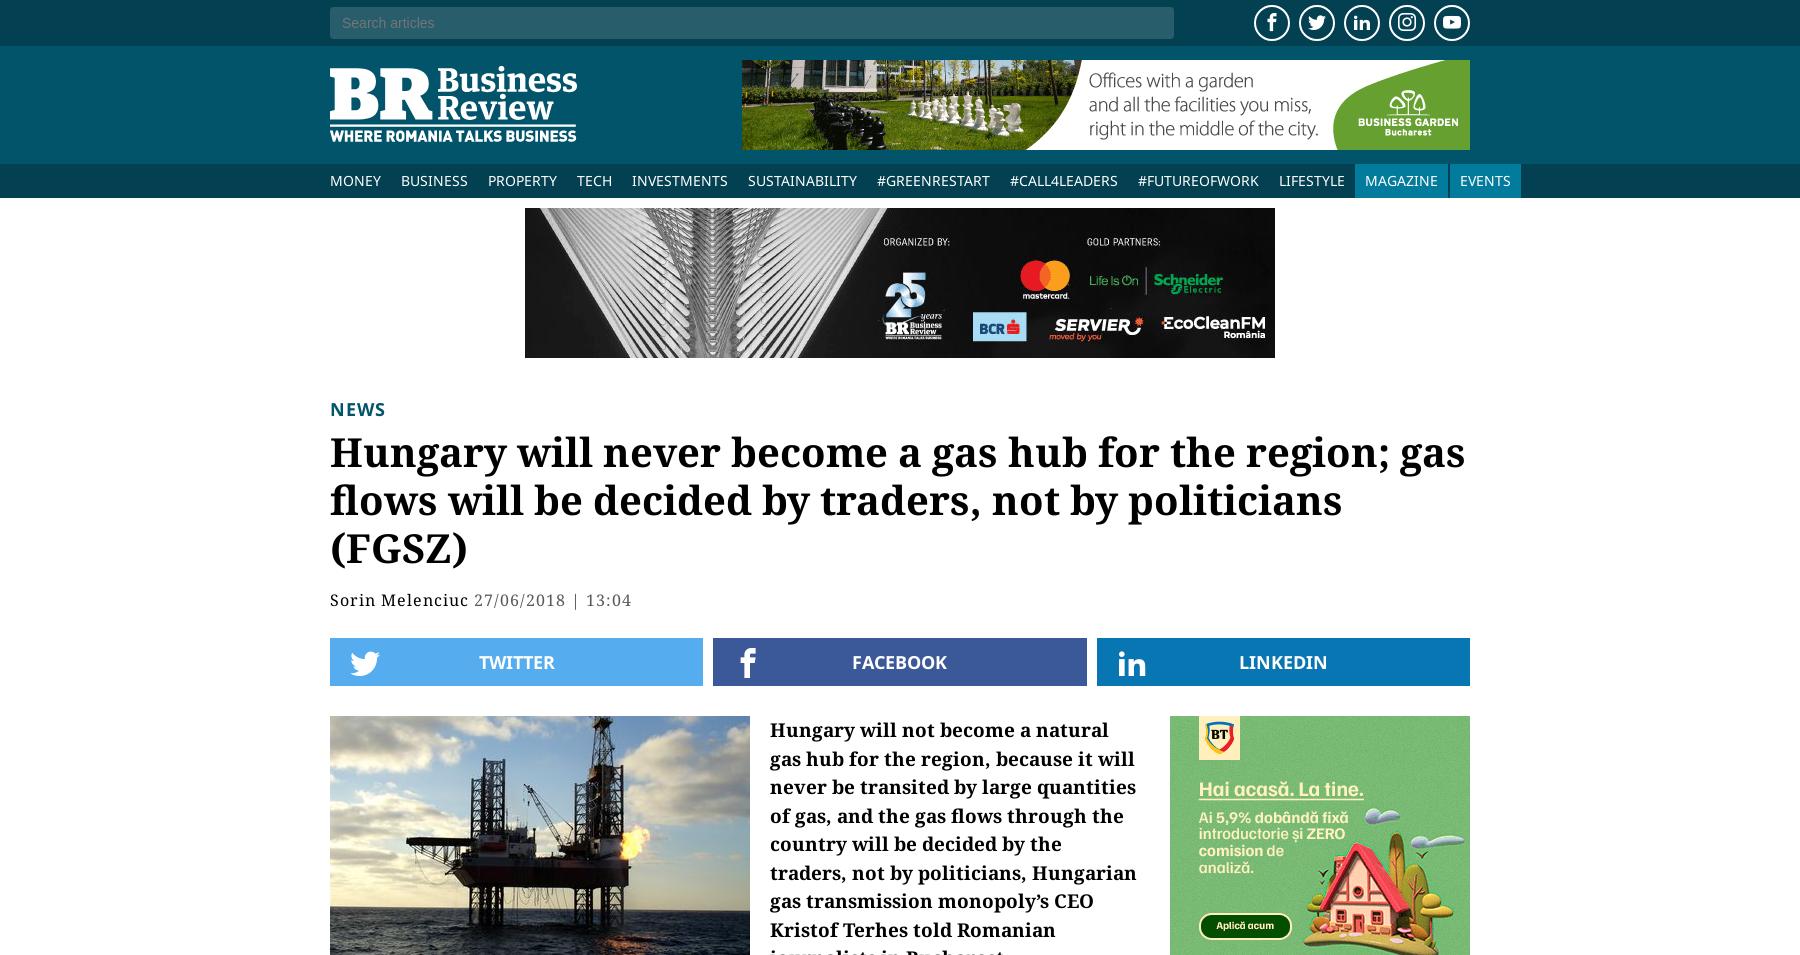 The width and height of the screenshot is (1800, 955). Describe the element at coordinates (899, 661) in the screenshot. I see `'Facebook'` at that location.